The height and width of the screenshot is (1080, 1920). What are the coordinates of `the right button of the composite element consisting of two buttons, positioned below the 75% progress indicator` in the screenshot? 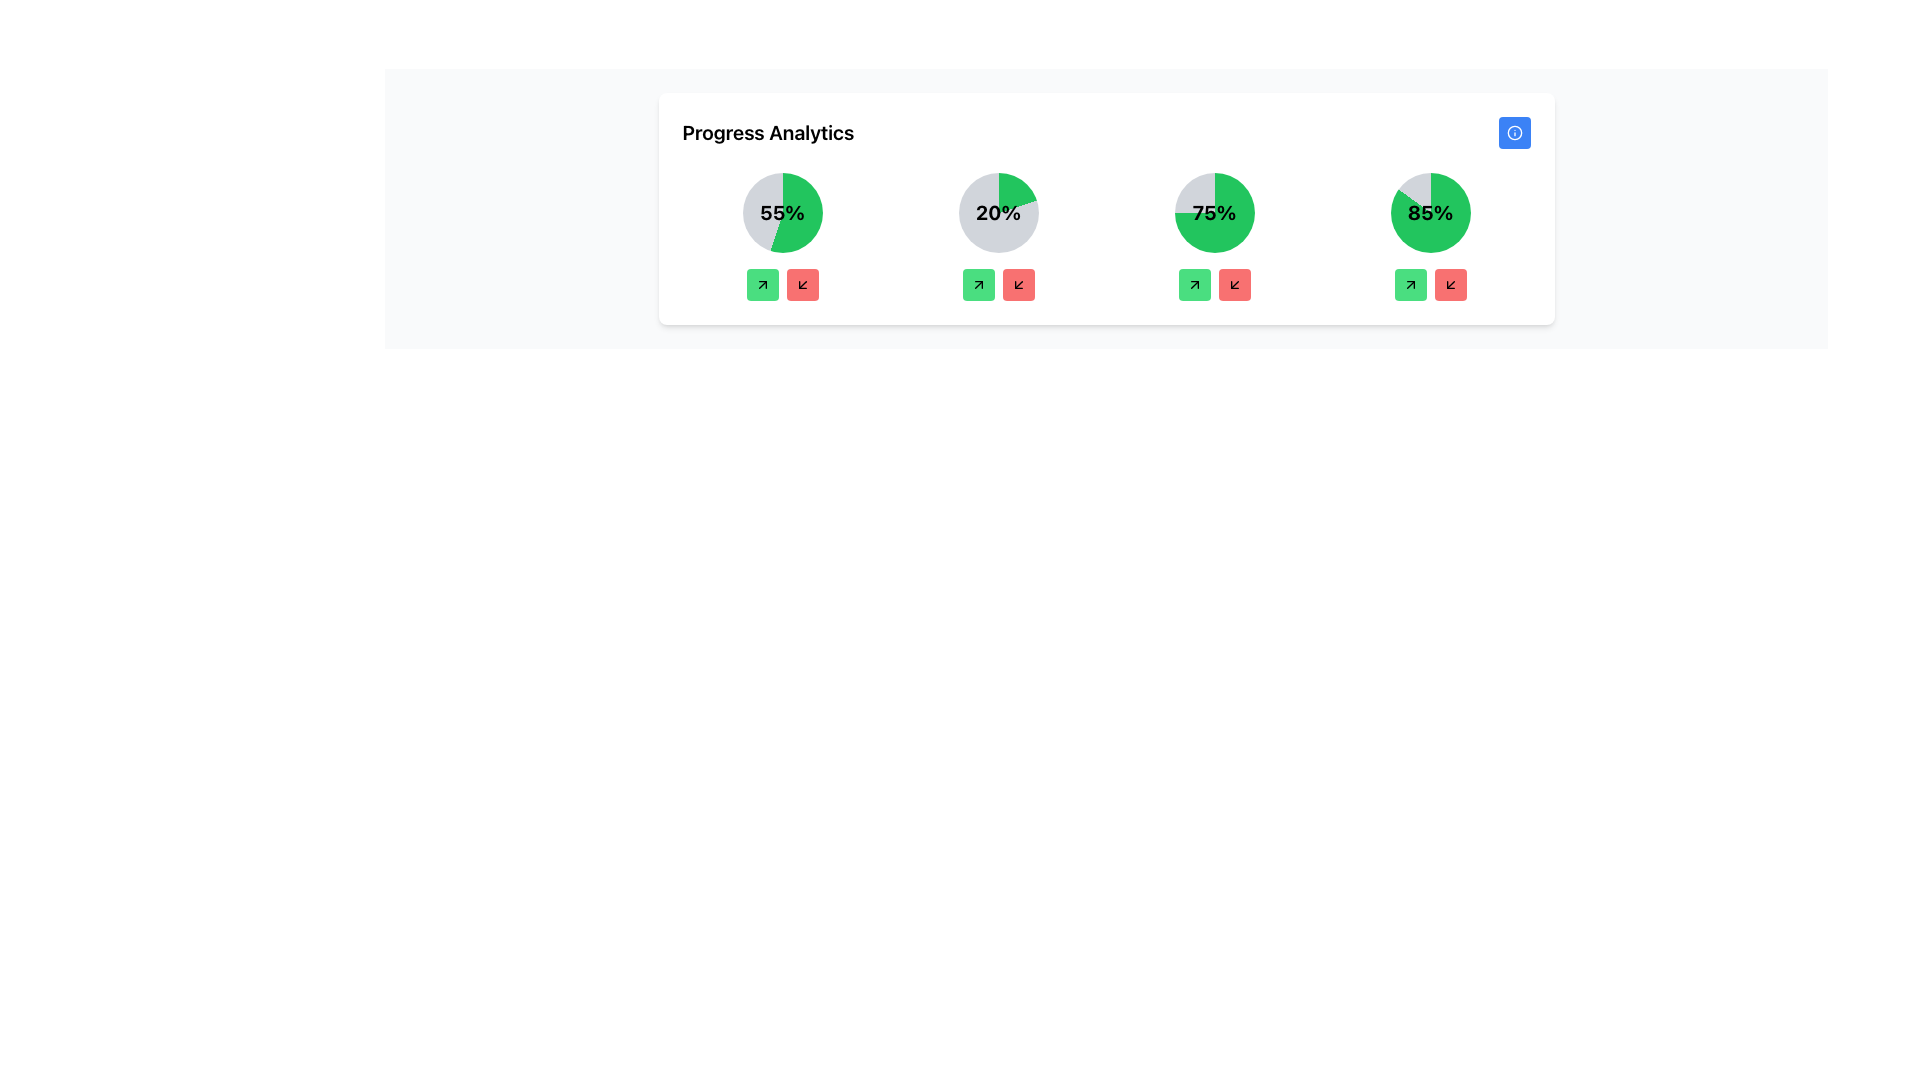 It's located at (1213, 285).